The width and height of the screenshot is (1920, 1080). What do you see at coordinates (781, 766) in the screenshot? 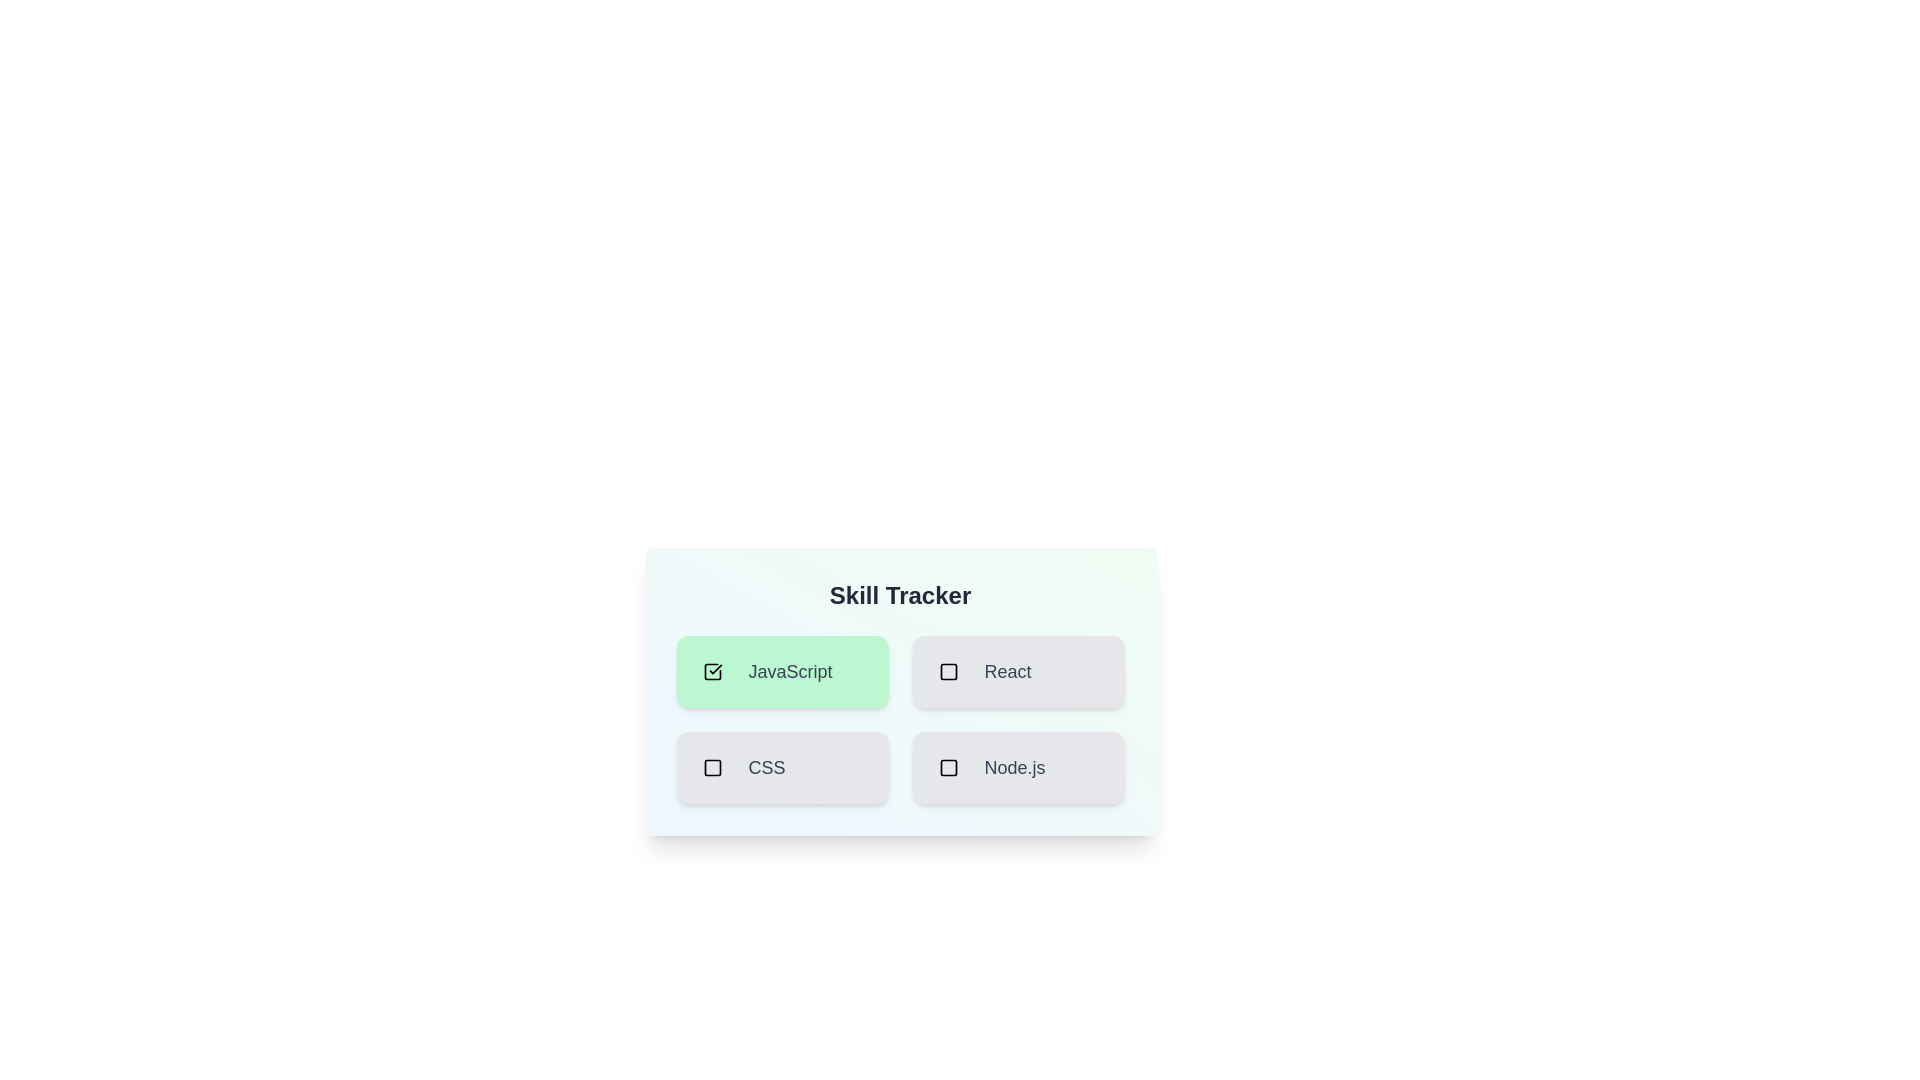
I see `the skill card labeled CSS to toggle its selection state` at bounding box center [781, 766].